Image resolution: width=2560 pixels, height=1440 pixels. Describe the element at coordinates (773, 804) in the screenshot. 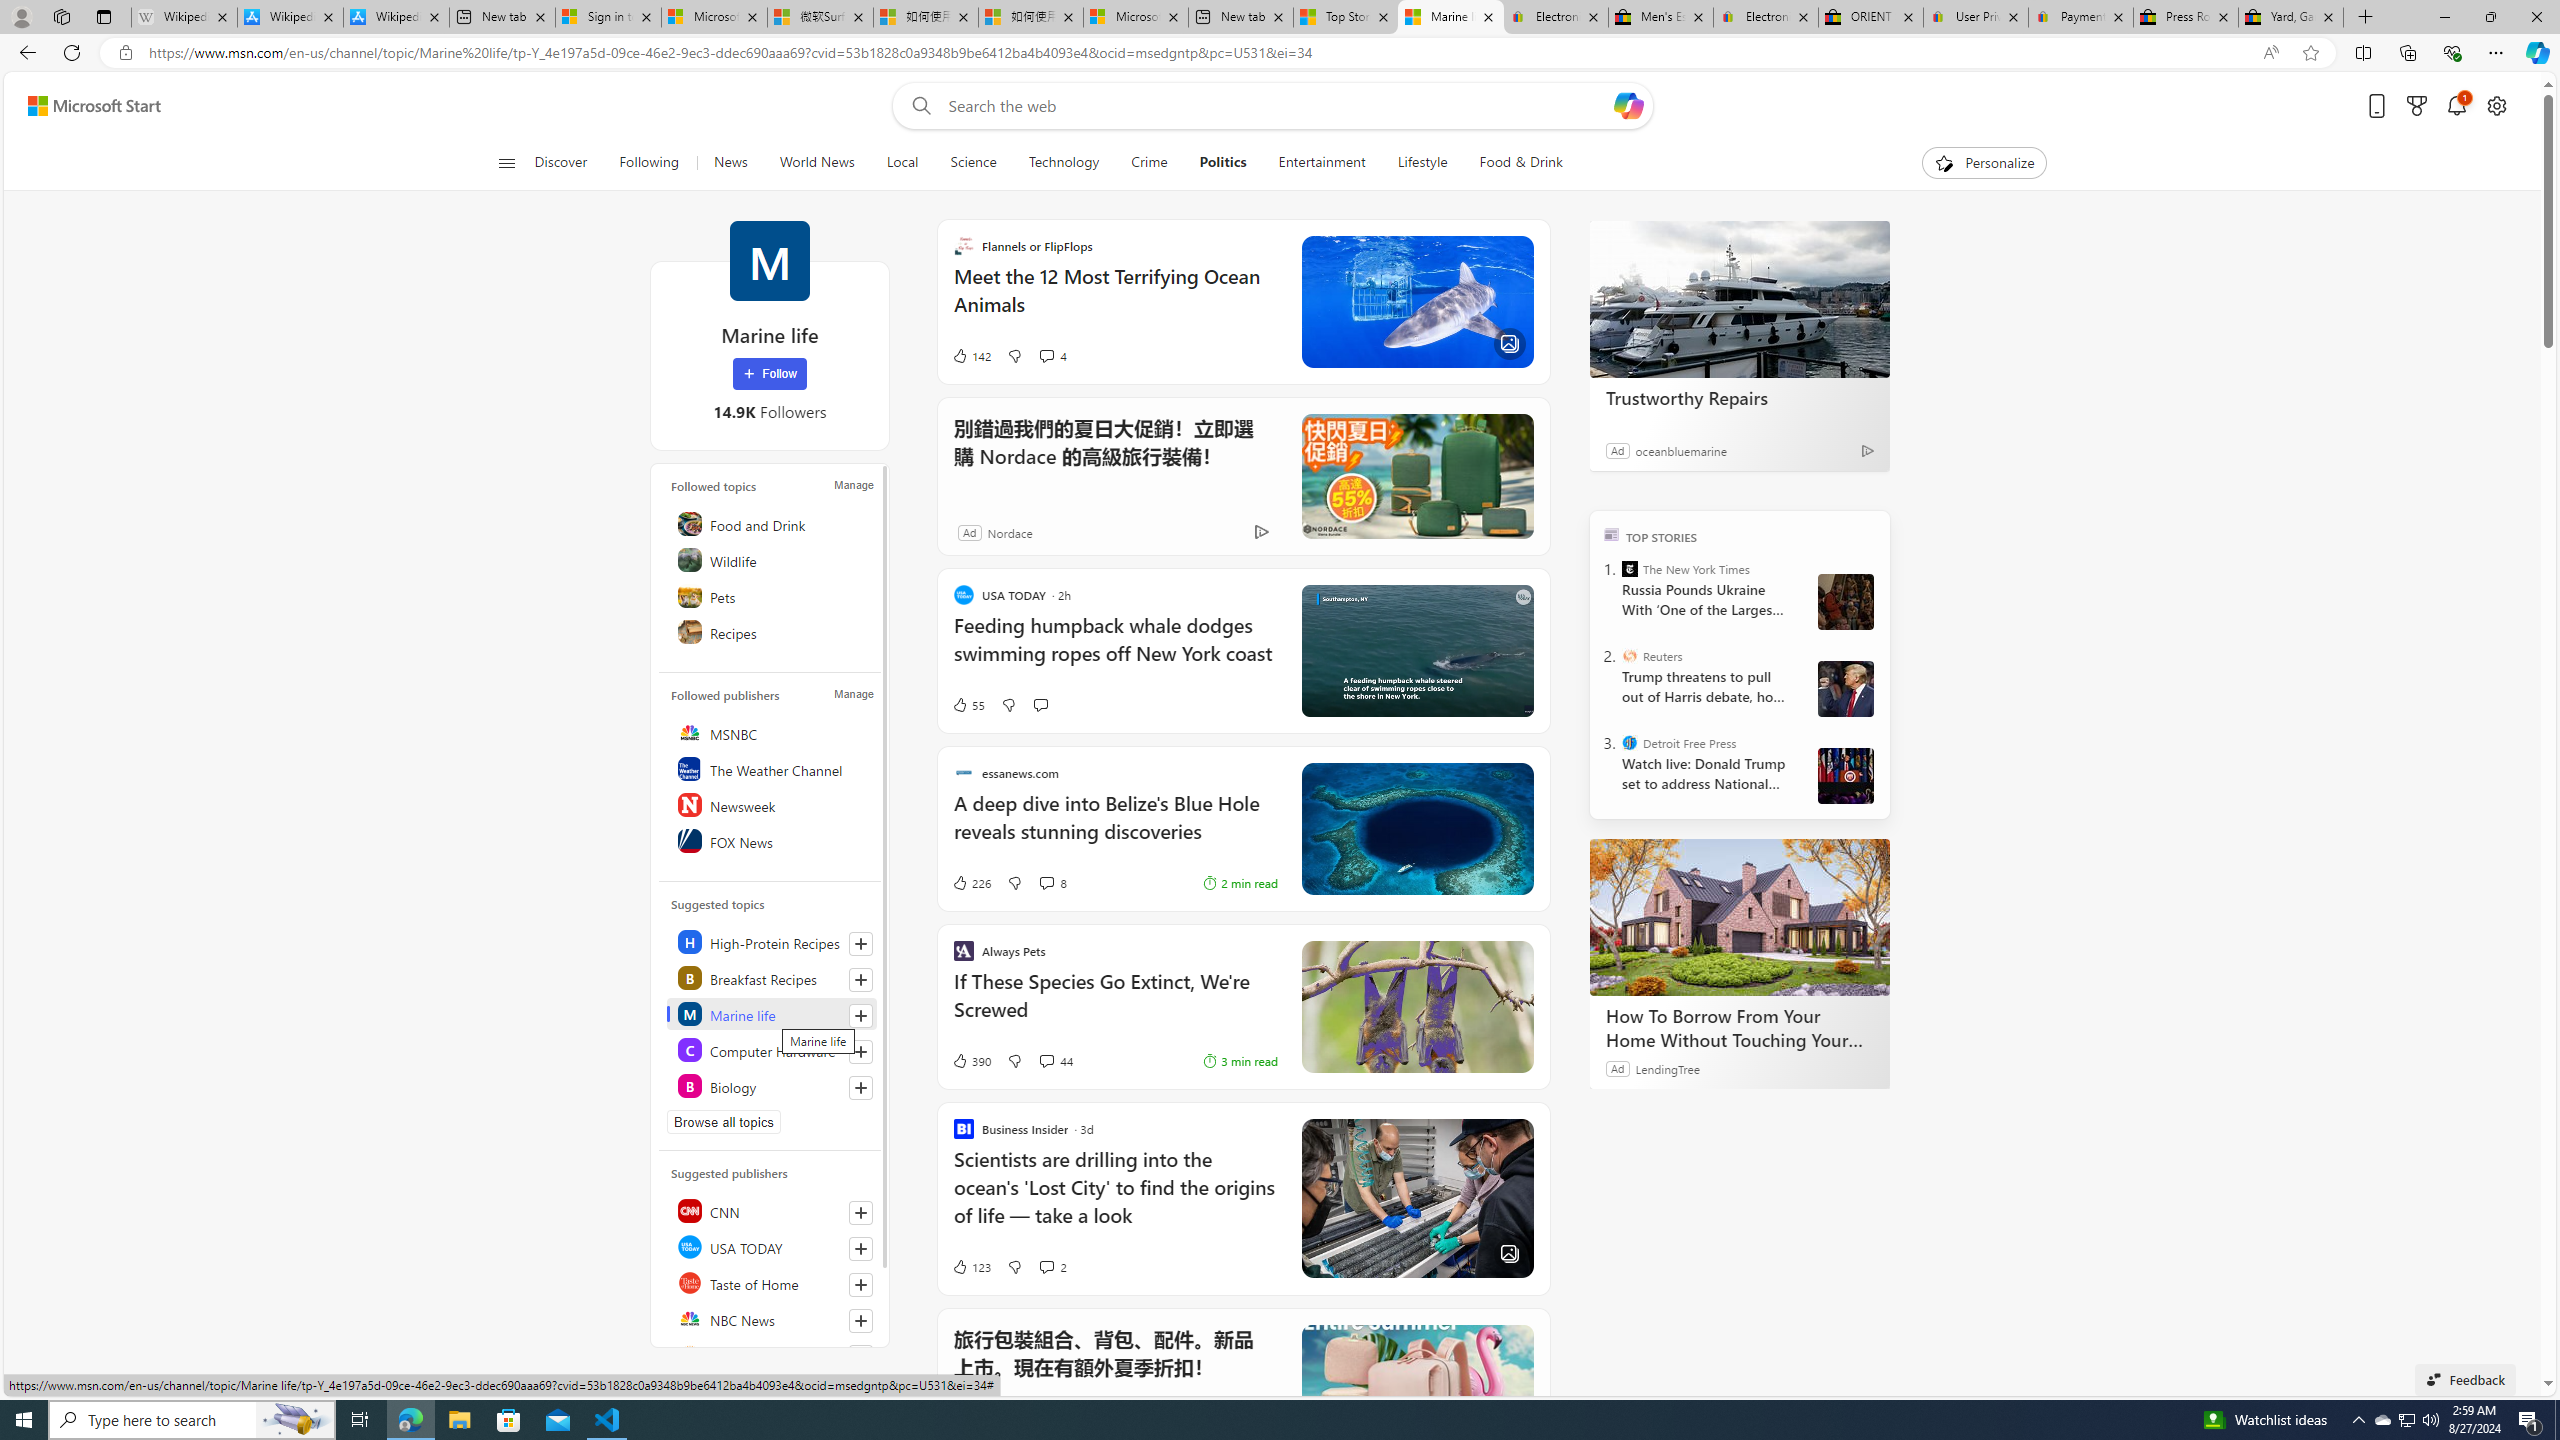

I see `'Newsweek'` at that location.